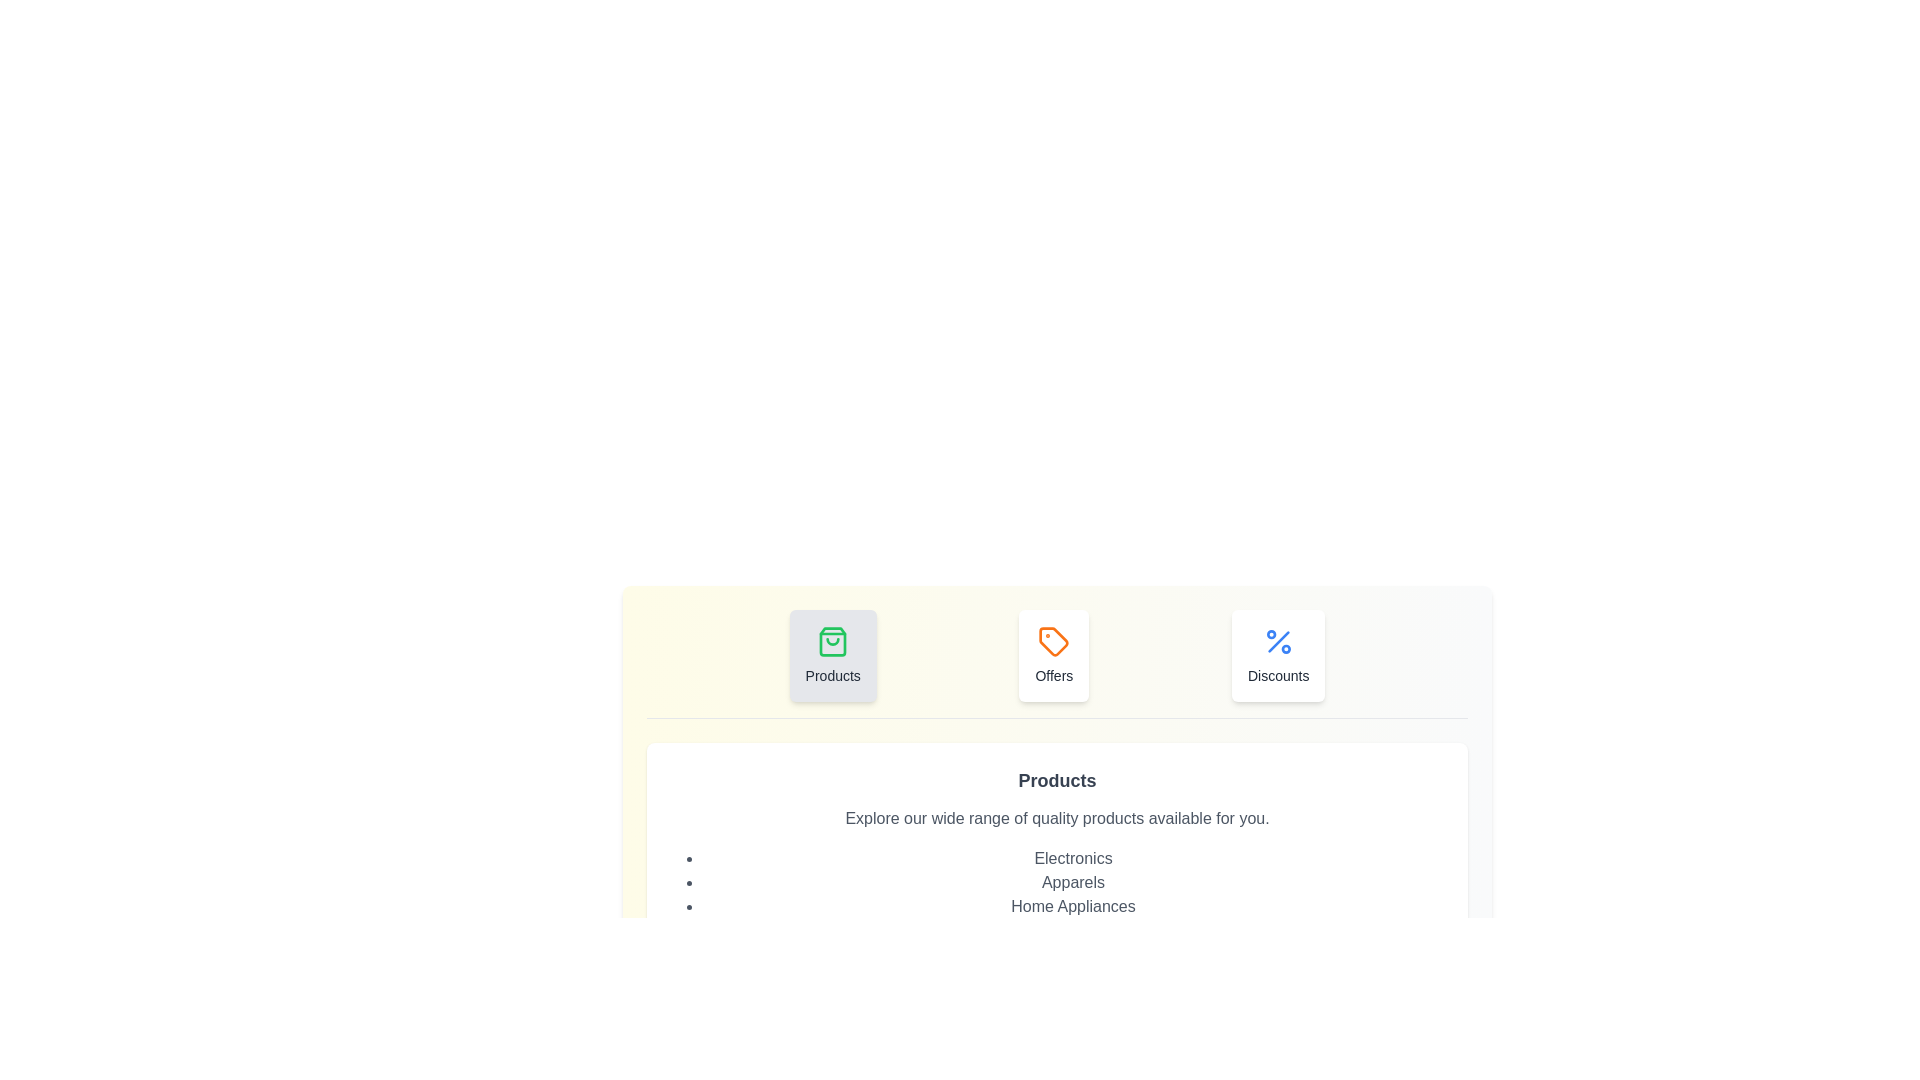 The height and width of the screenshot is (1080, 1920). What do you see at coordinates (1053, 655) in the screenshot?
I see `the tab labeled Offers` at bounding box center [1053, 655].